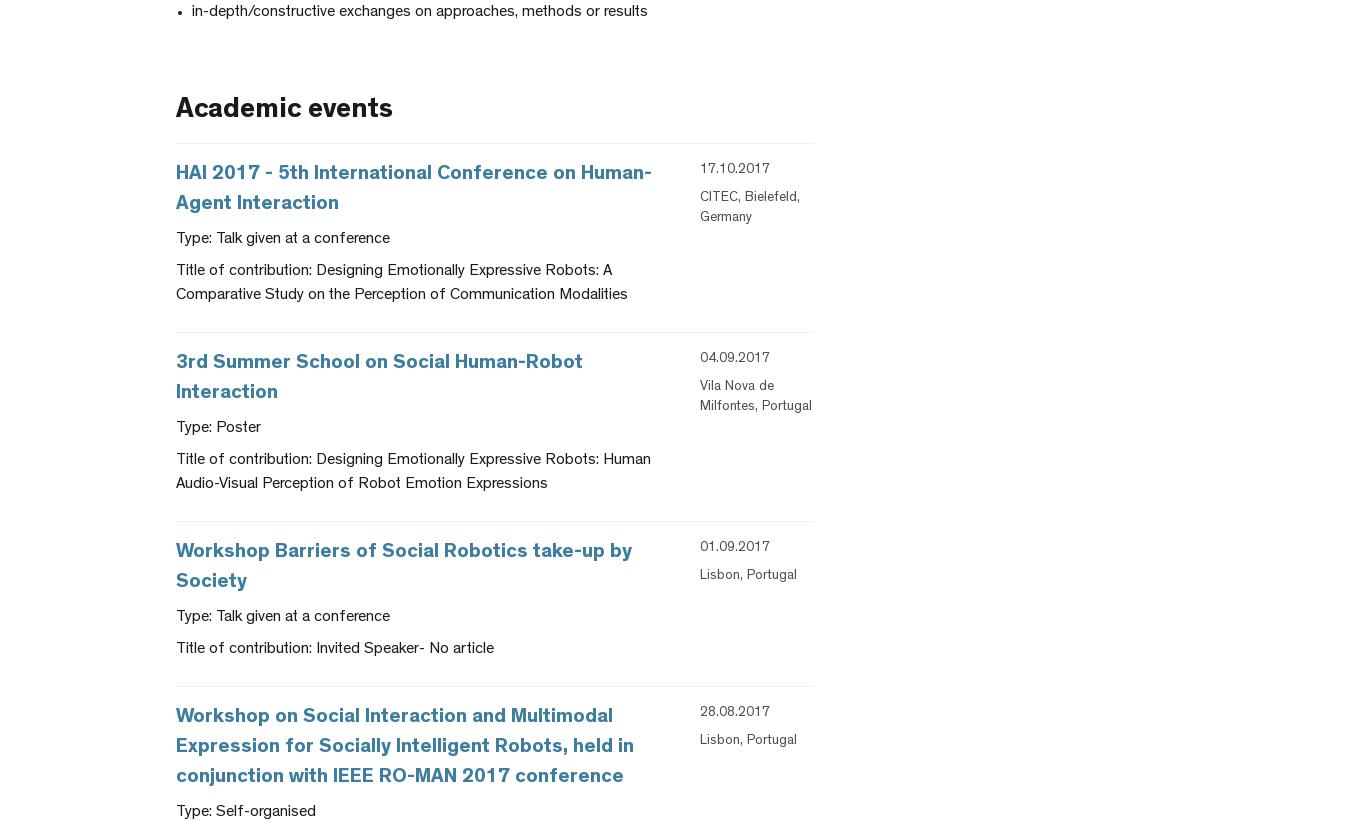  What do you see at coordinates (176, 428) in the screenshot?
I see `'Type: Poster'` at bounding box center [176, 428].